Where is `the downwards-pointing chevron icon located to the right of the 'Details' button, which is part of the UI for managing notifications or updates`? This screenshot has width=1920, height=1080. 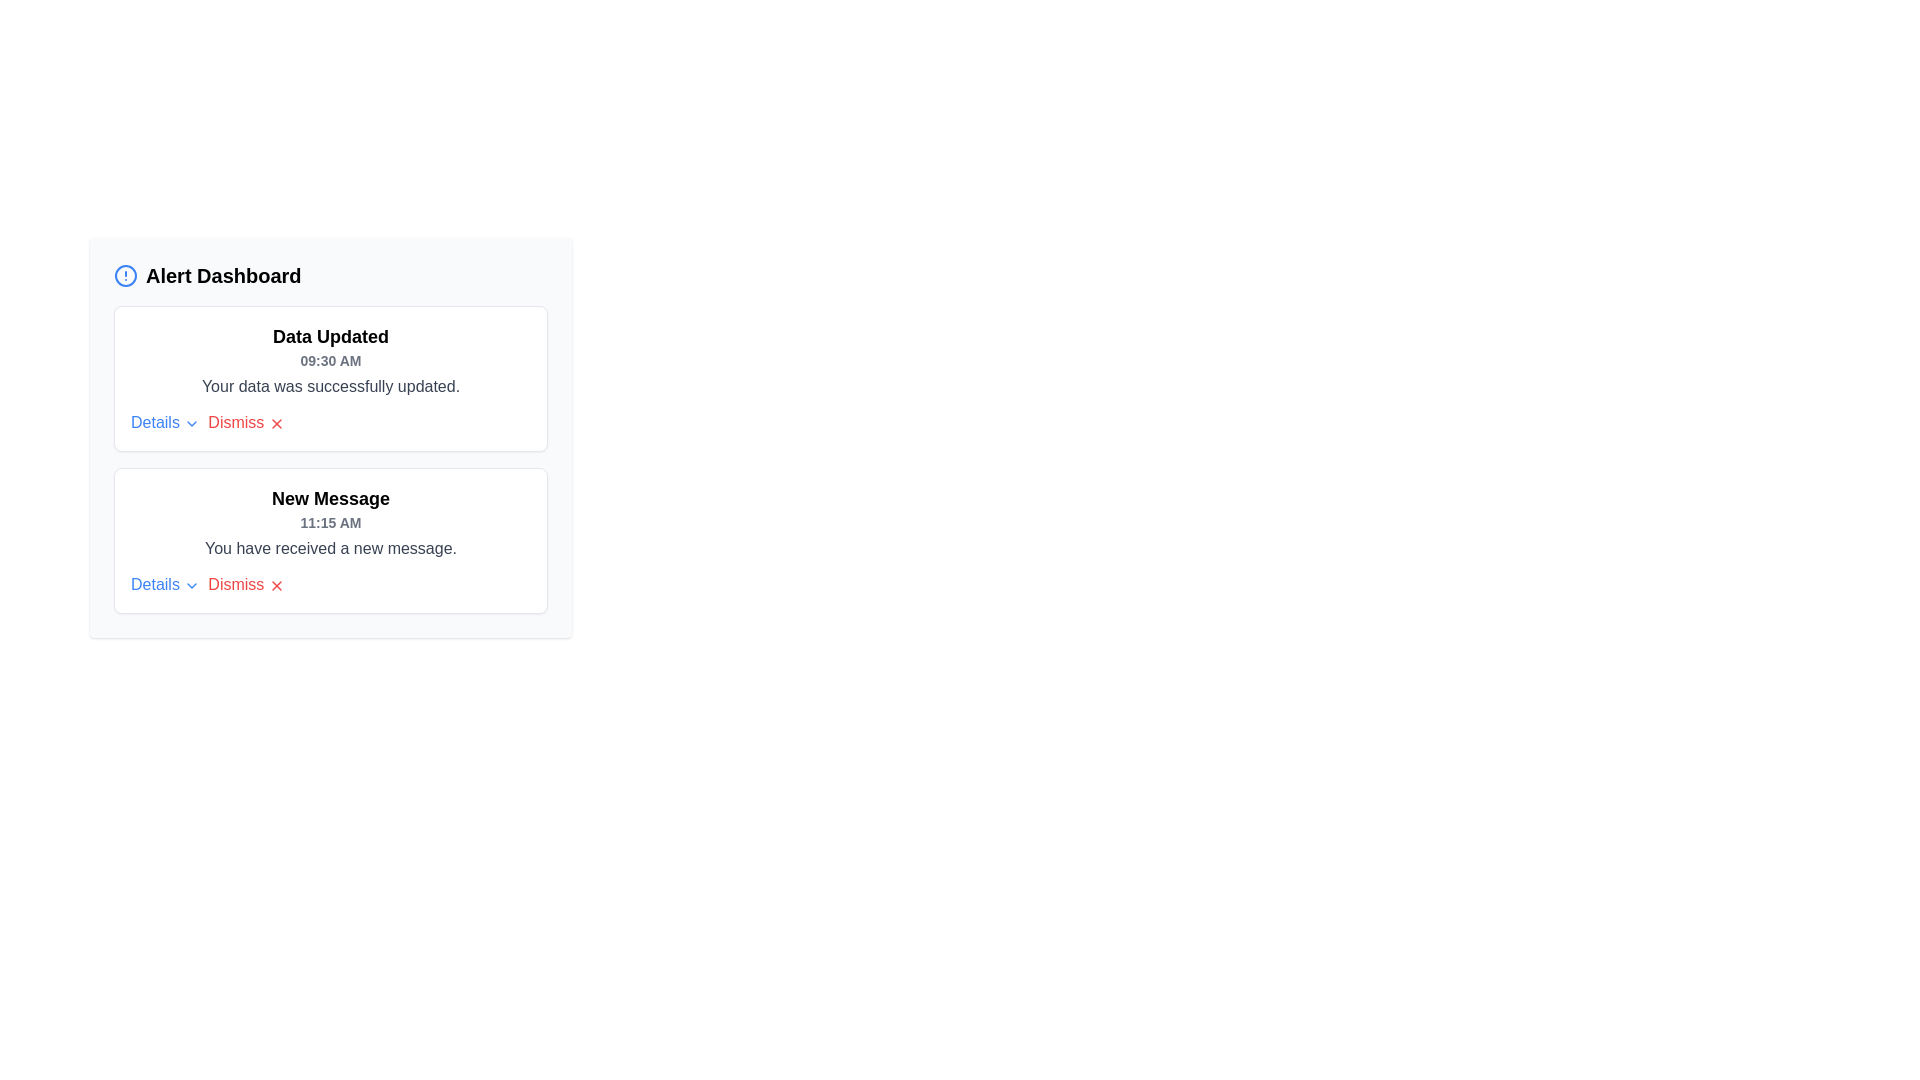 the downwards-pointing chevron icon located to the right of the 'Details' button, which is part of the UI for managing notifications or updates is located at coordinates (192, 422).